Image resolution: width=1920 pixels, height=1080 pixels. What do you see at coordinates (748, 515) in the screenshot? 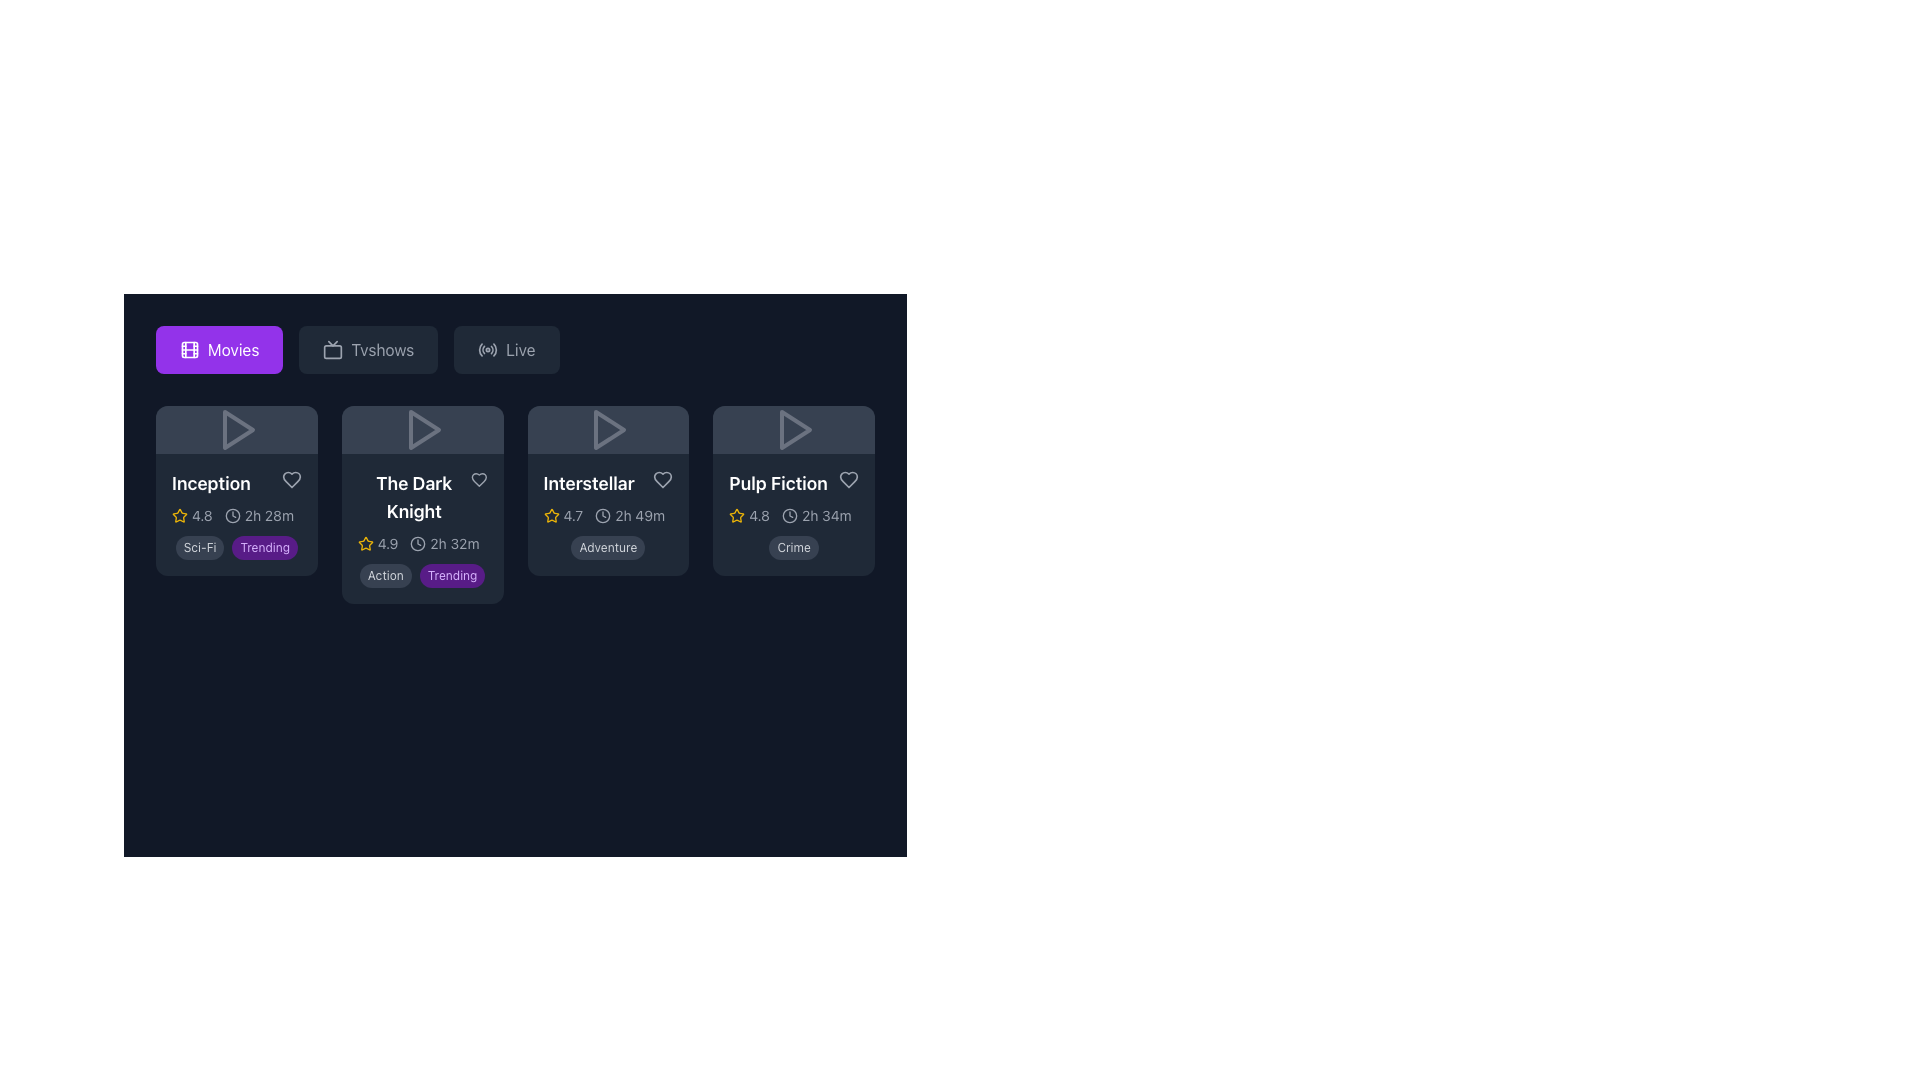
I see `rating score displayed for the movie 'Pulp Fiction', located in the bottom left corner of the movie card, just above the 'Crime' tag and to the right of the star icon` at bounding box center [748, 515].